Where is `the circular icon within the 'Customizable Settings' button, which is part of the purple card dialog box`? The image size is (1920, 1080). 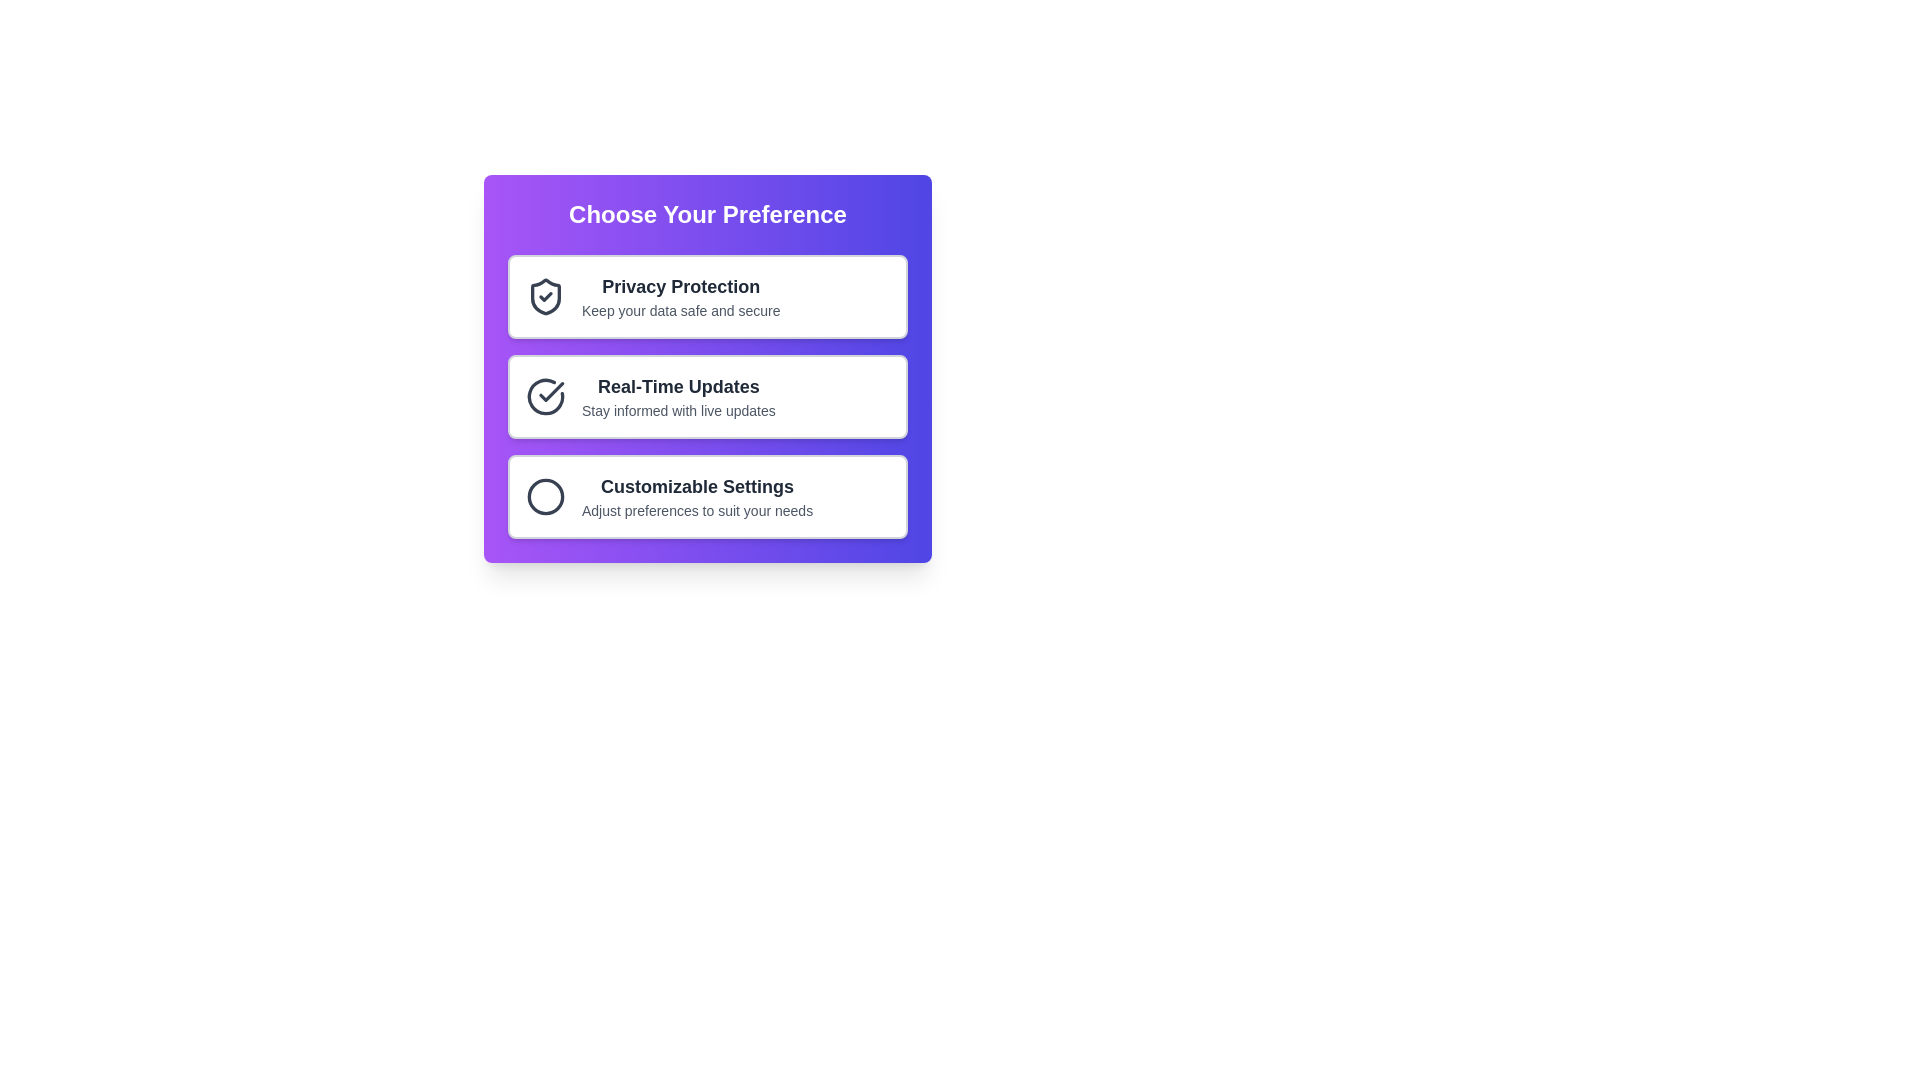 the circular icon within the 'Customizable Settings' button, which is part of the purple card dialog box is located at coordinates (546, 496).